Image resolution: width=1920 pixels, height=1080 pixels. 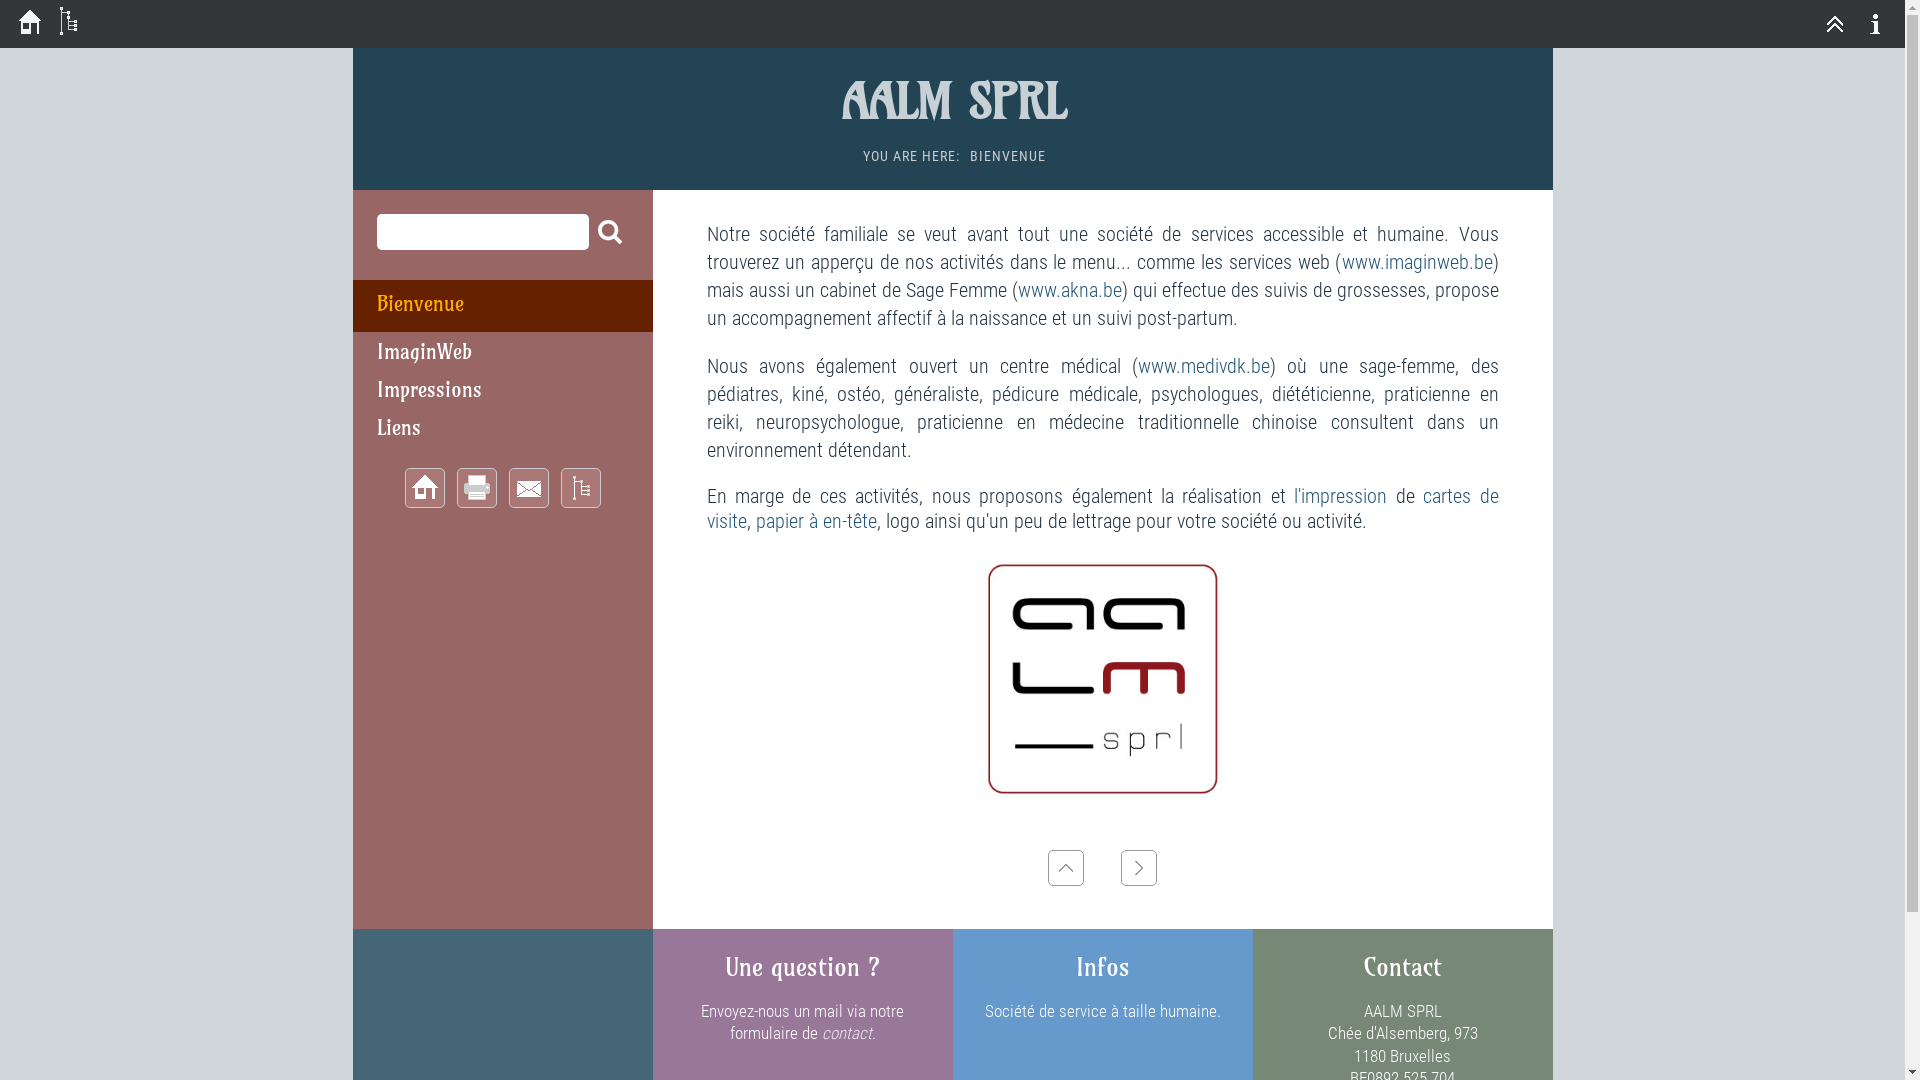 What do you see at coordinates (1416, 261) in the screenshot?
I see `'www.imaginweb.be'` at bounding box center [1416, 261].